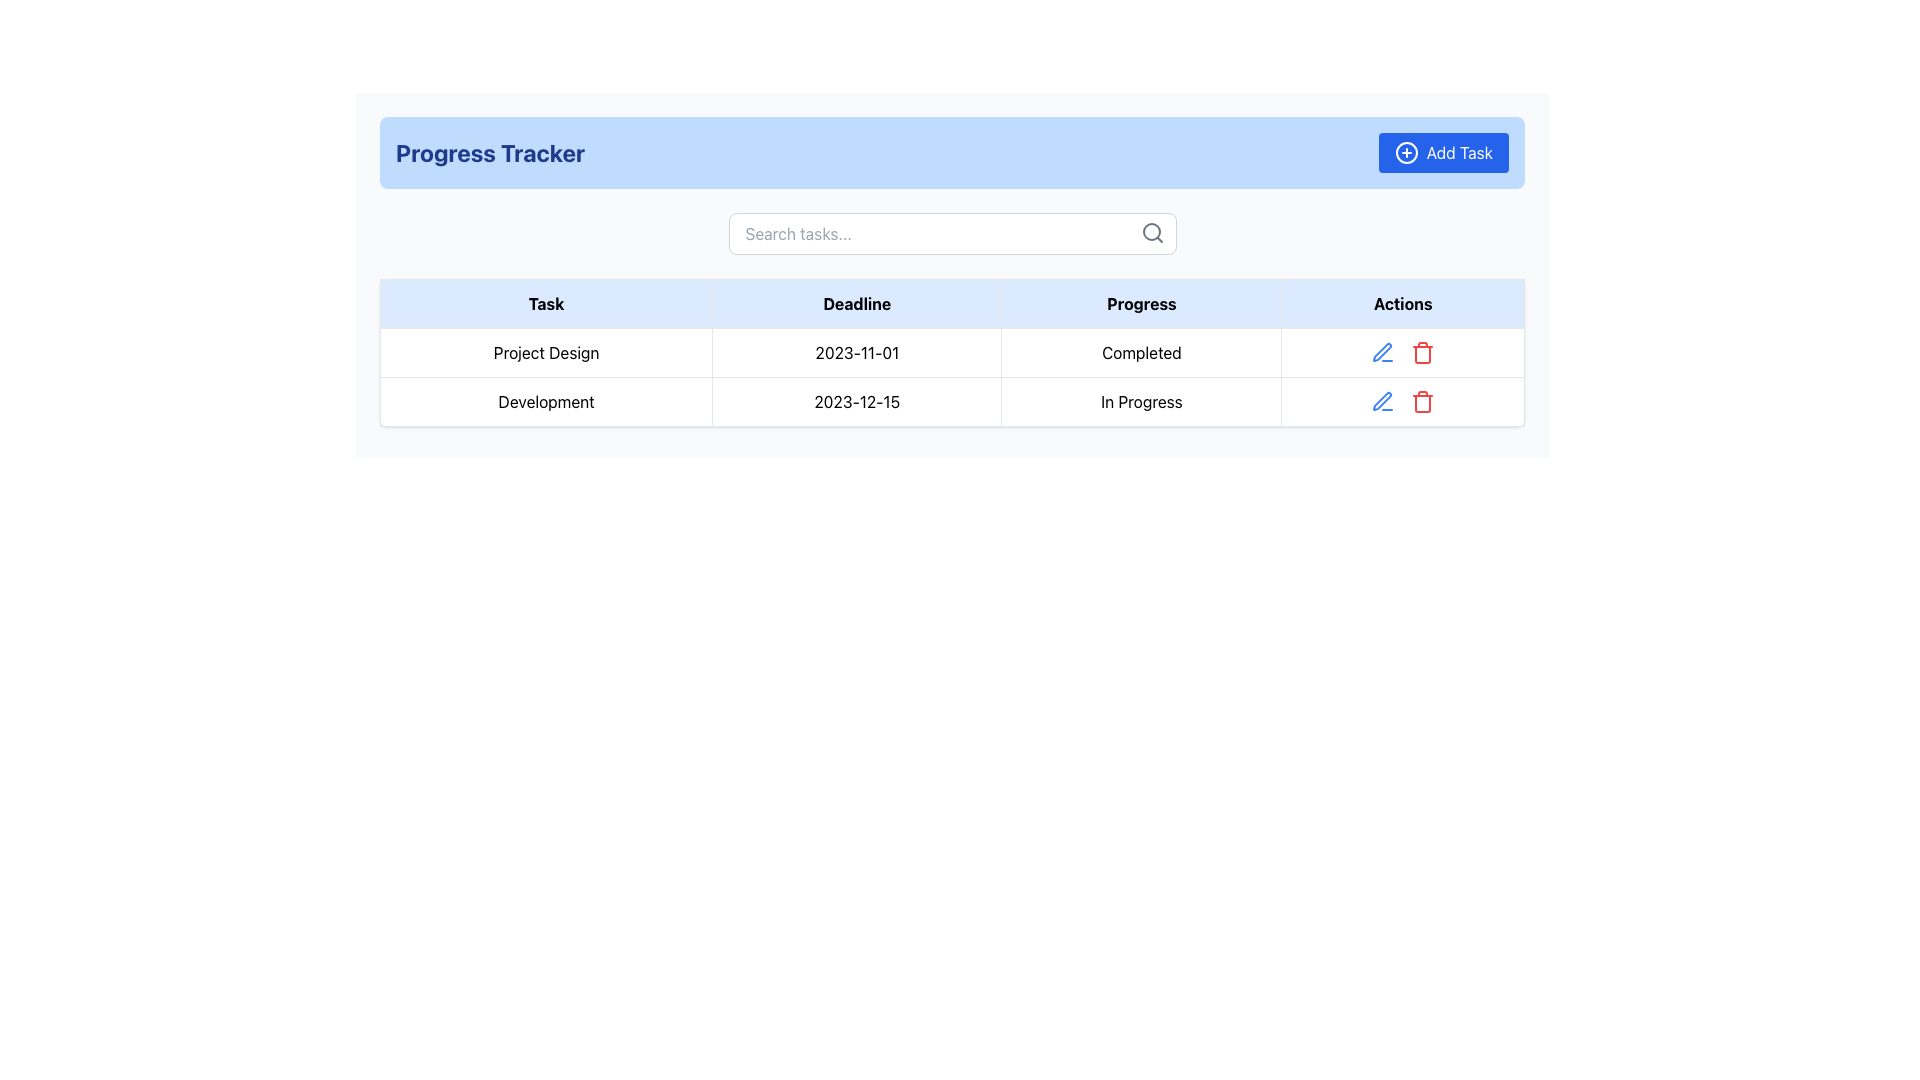 The height and width of the screenshot is (1080, 1920). Describe the element at coordinates (1443, 152) in the screenshot. I see `the blue rectangular 'Add Task' button with a '+' icon` at that location.